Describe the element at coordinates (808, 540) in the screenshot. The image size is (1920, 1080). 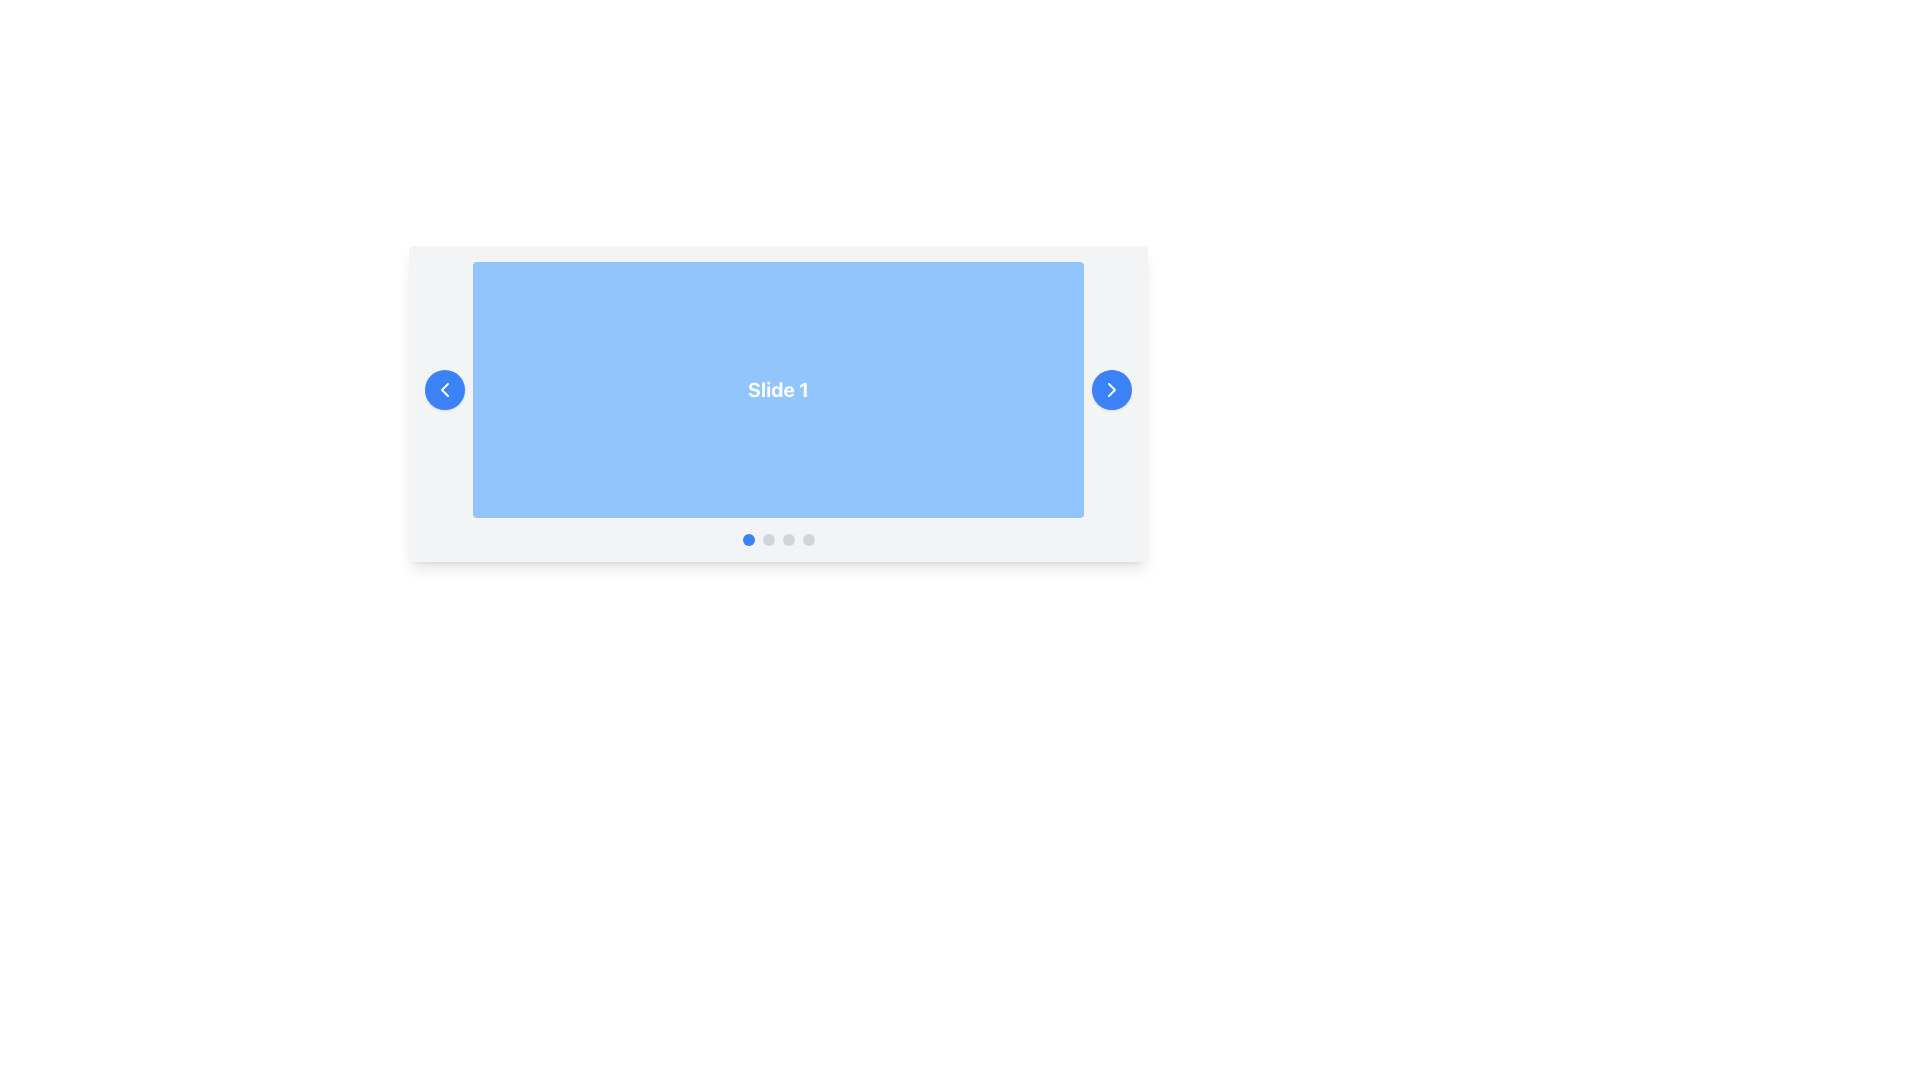
I see `the fourth circular indicator in the carousel component` at that location.